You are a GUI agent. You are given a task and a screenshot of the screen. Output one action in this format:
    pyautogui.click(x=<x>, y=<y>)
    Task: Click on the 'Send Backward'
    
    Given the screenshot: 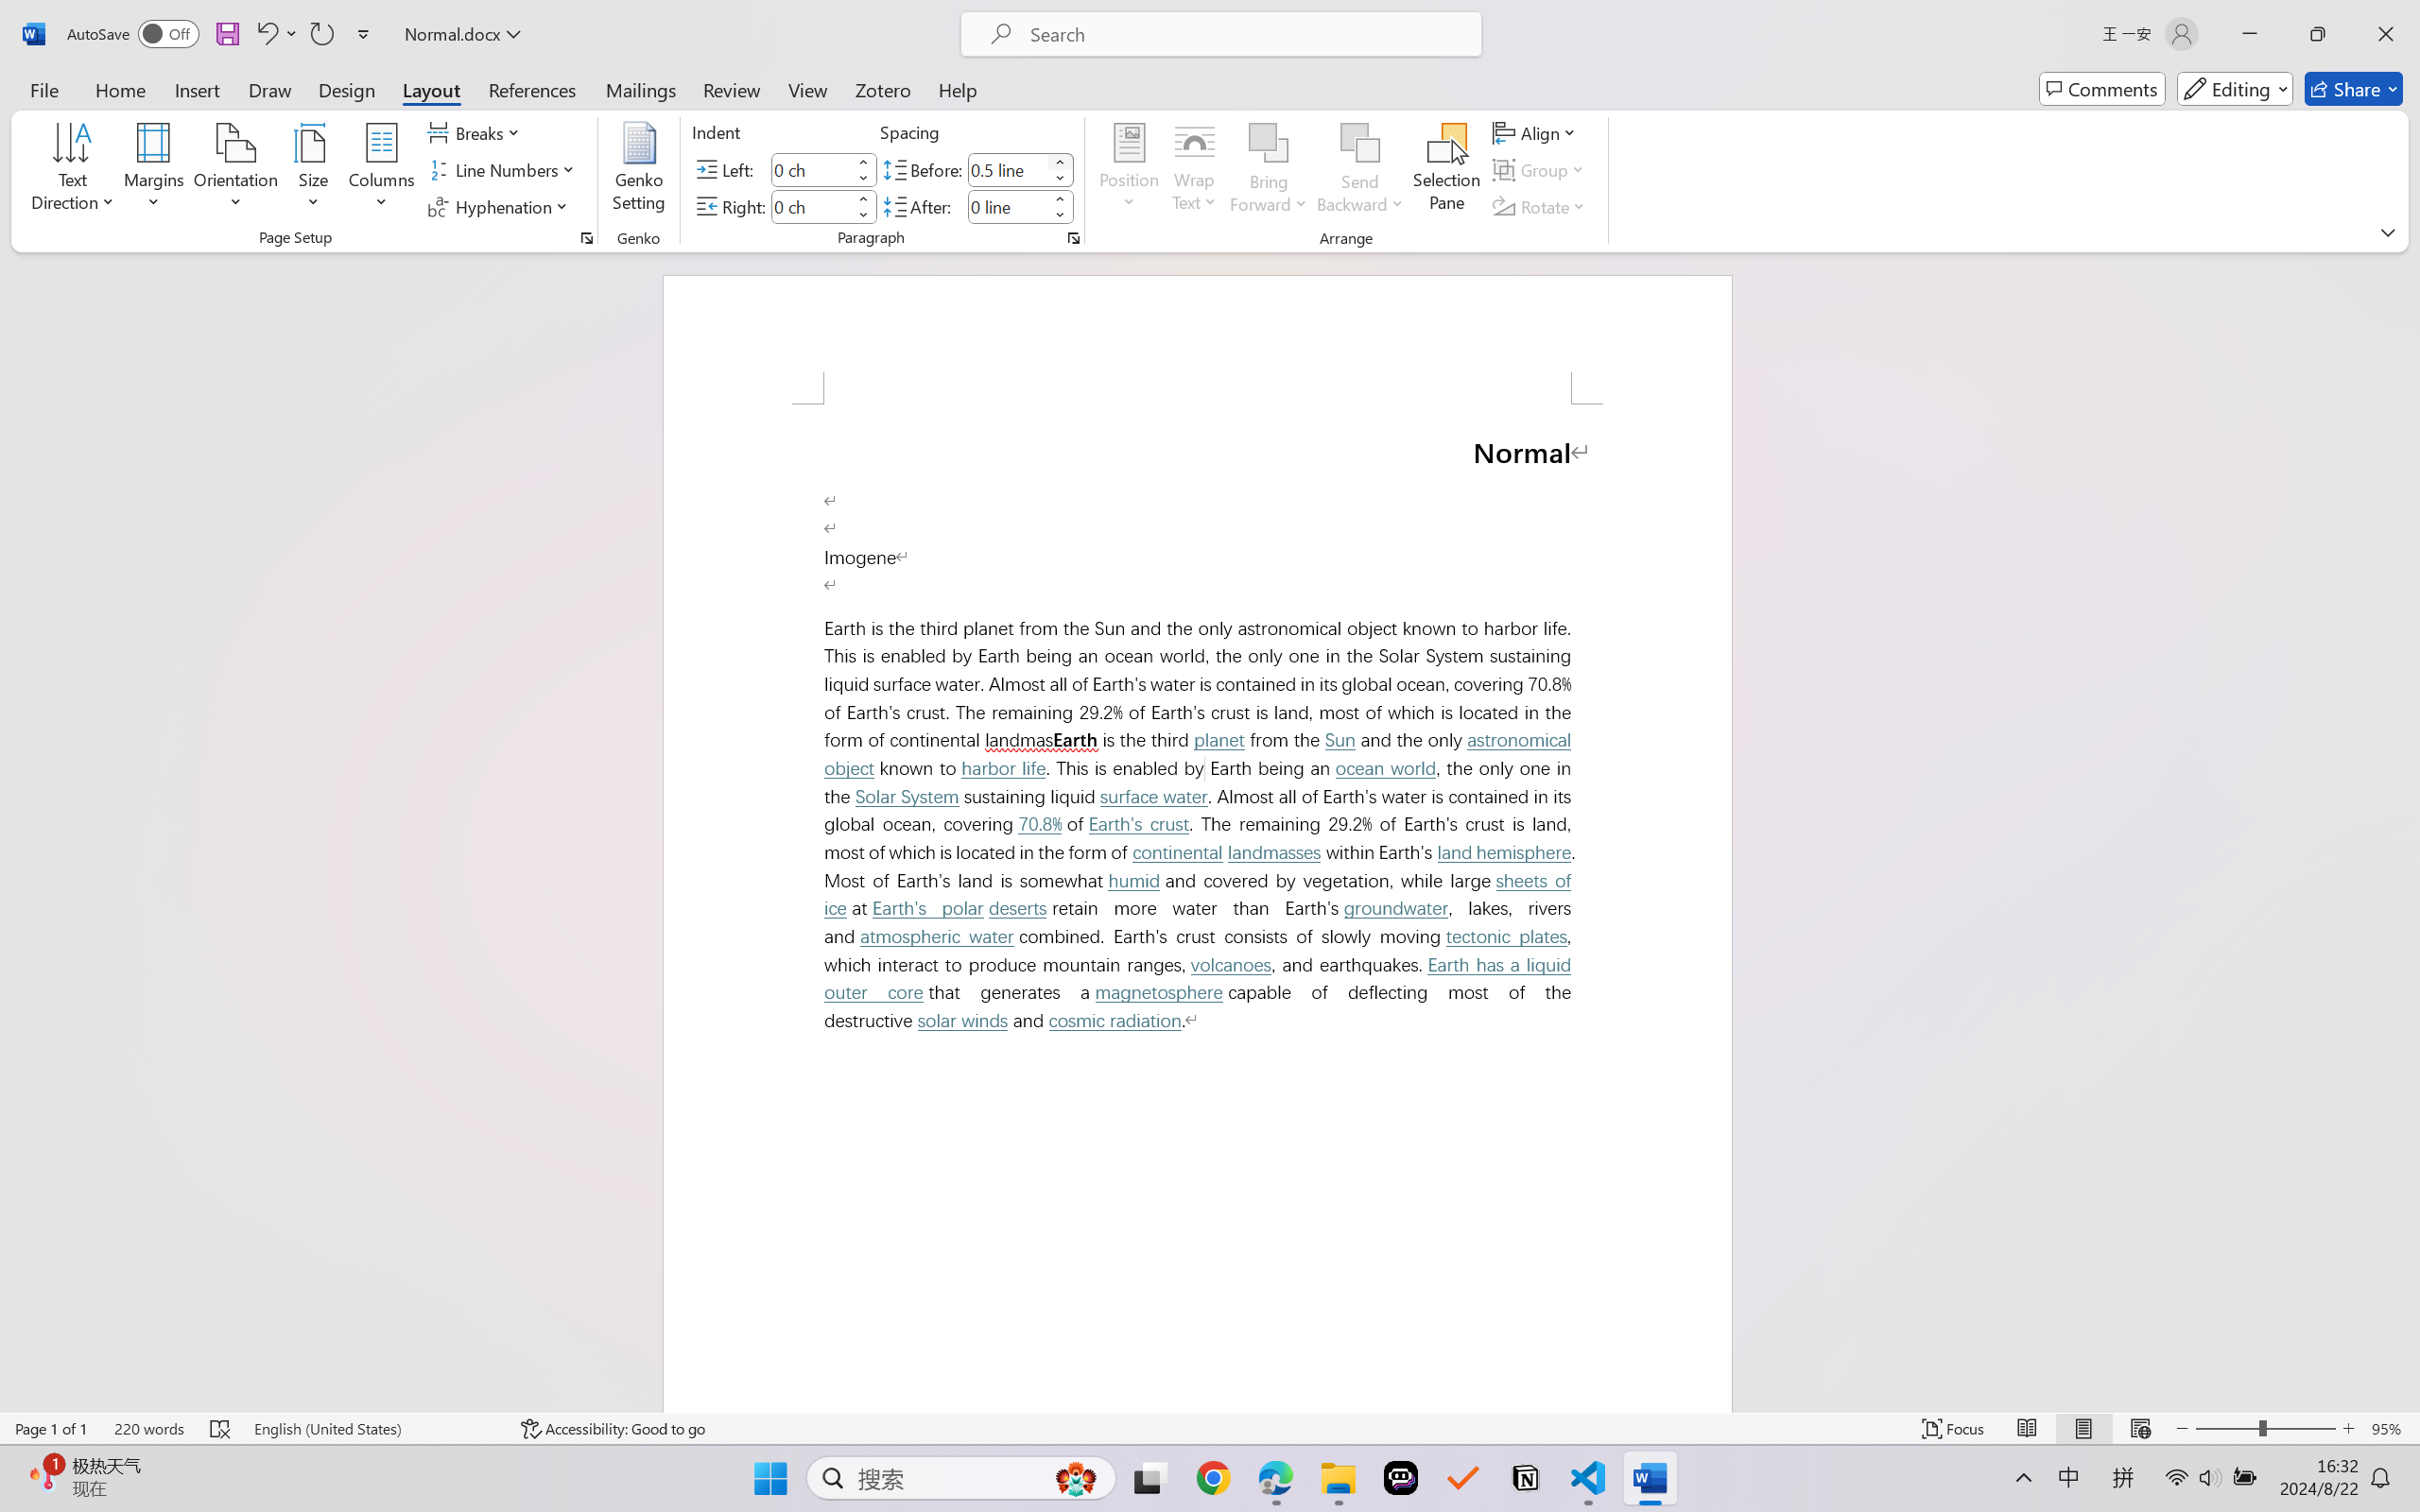 What is the action you would take?
    pyautogui.click(x=1360, y=170)
    